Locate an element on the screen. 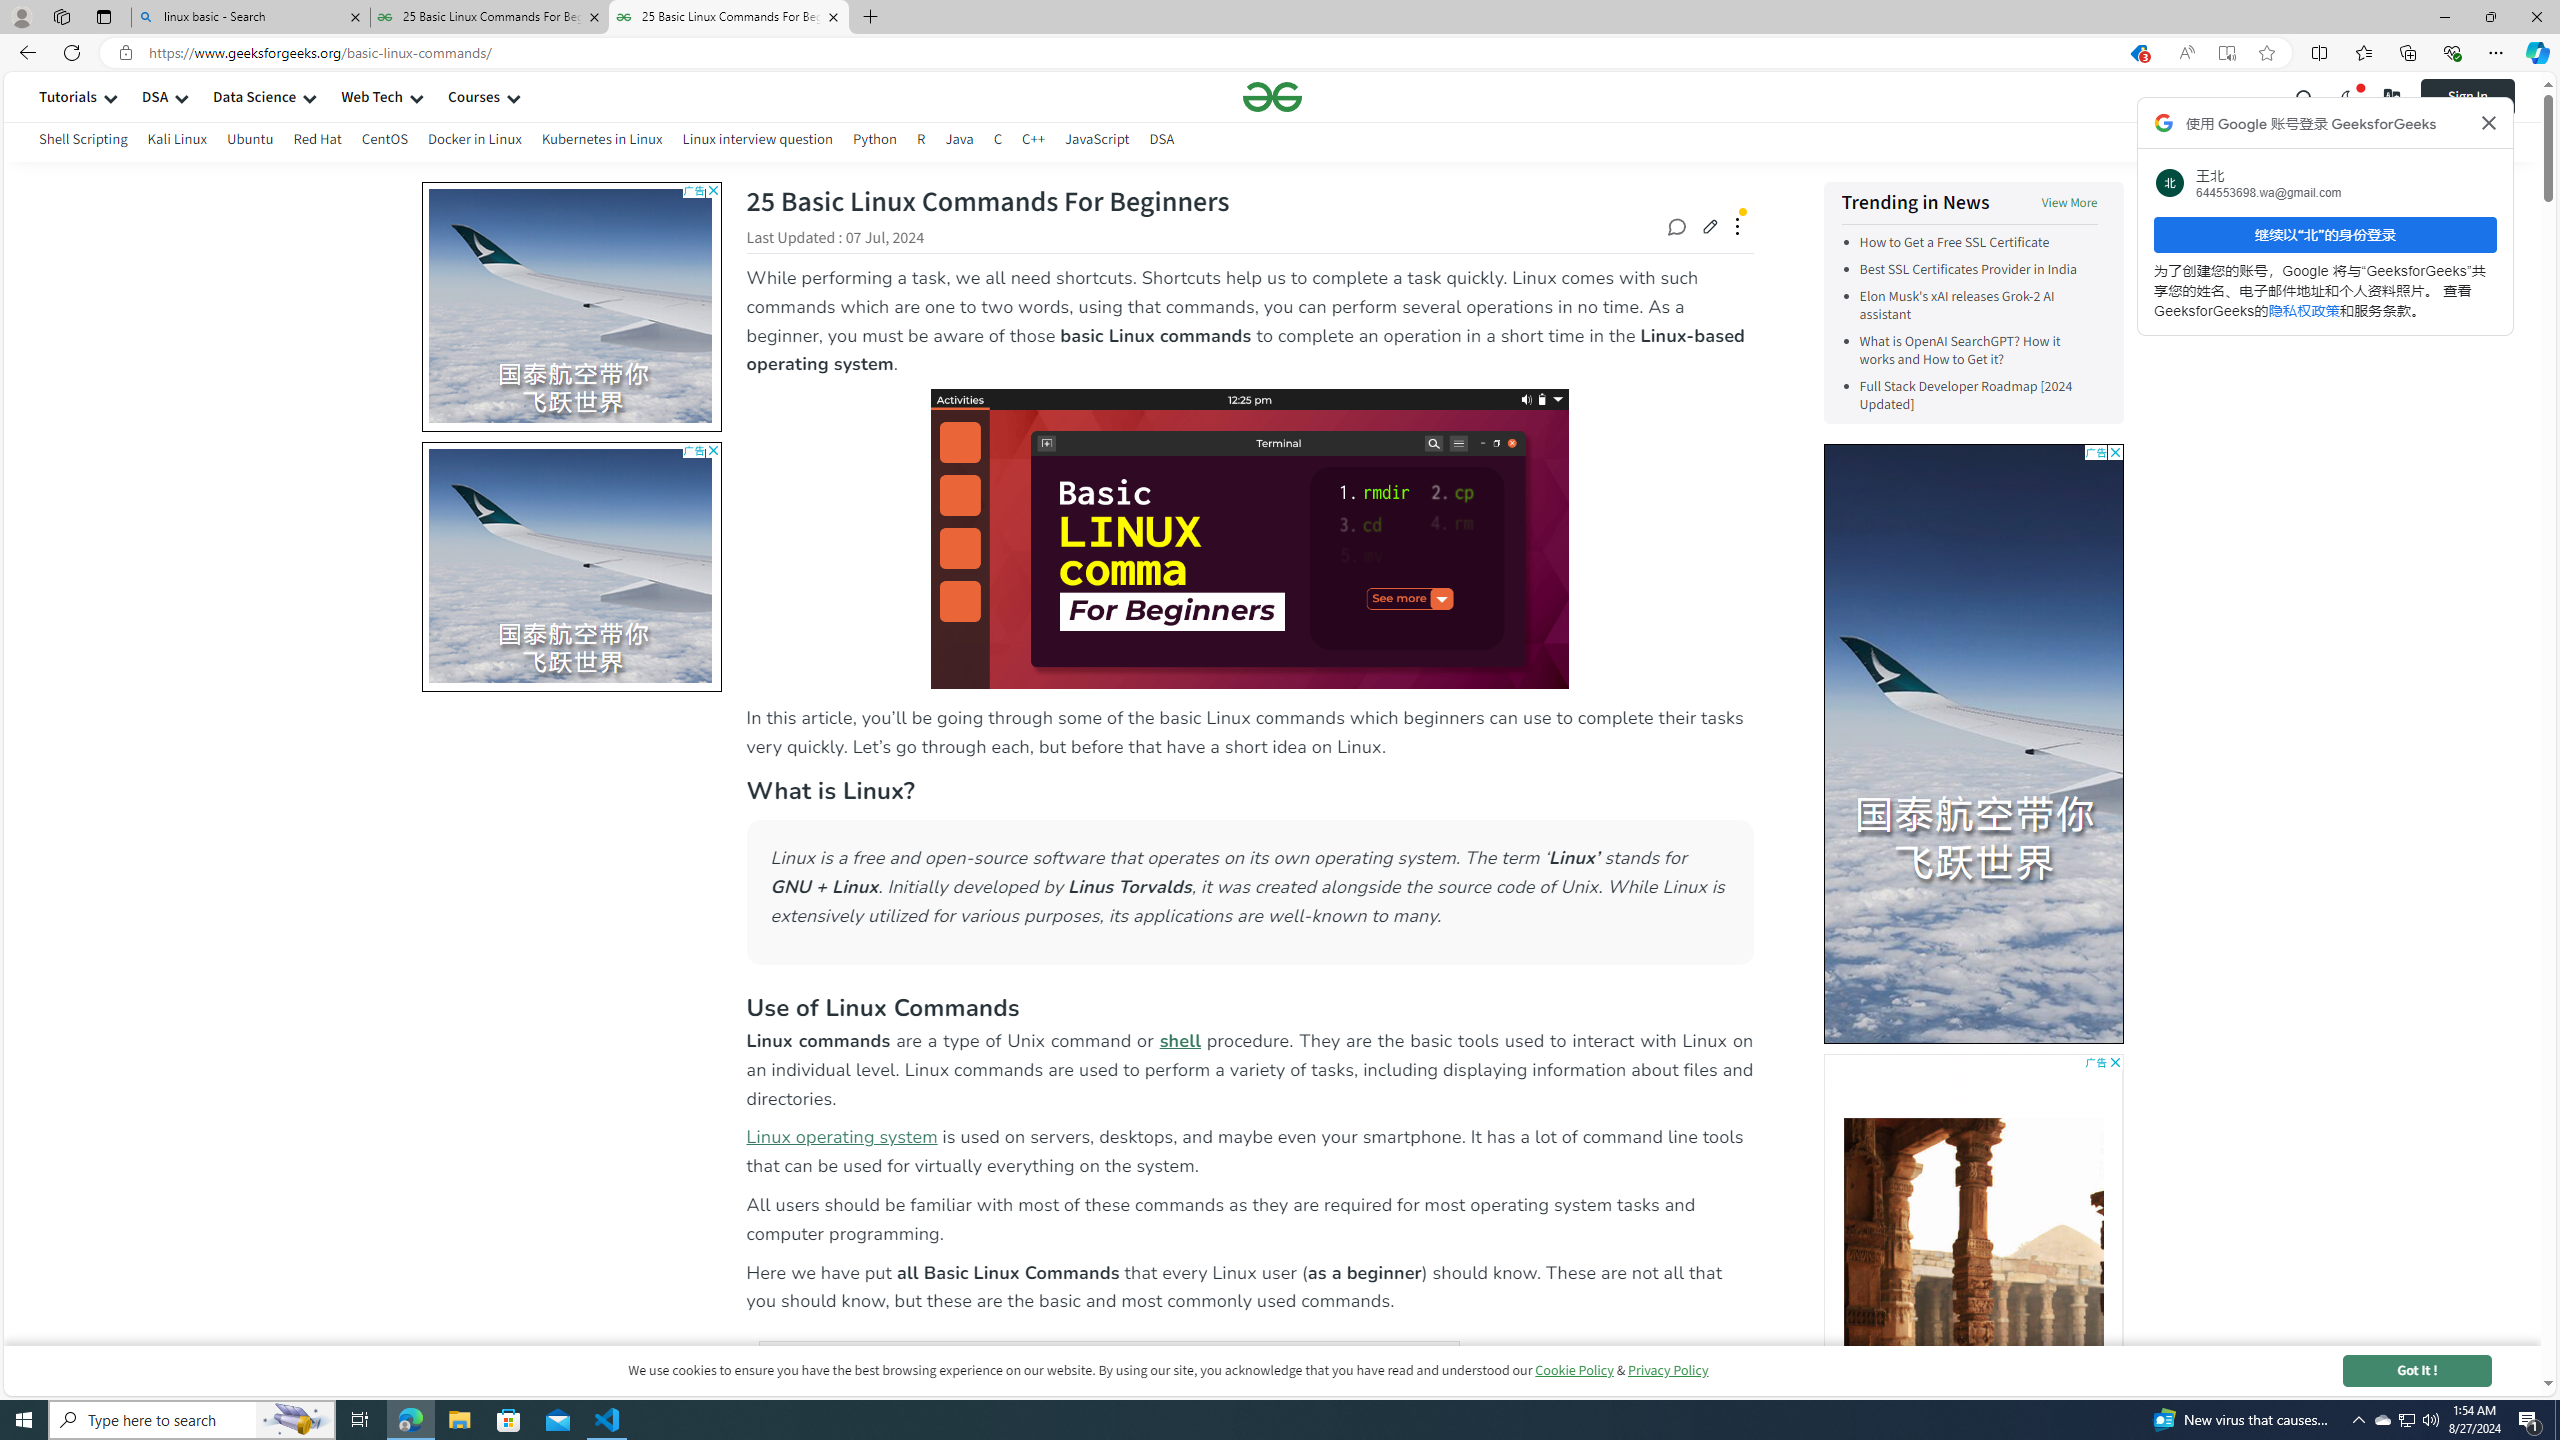 This screenshot has height=1440, width=2560. 'Ubuntu' is located at coordinates (249, 141).